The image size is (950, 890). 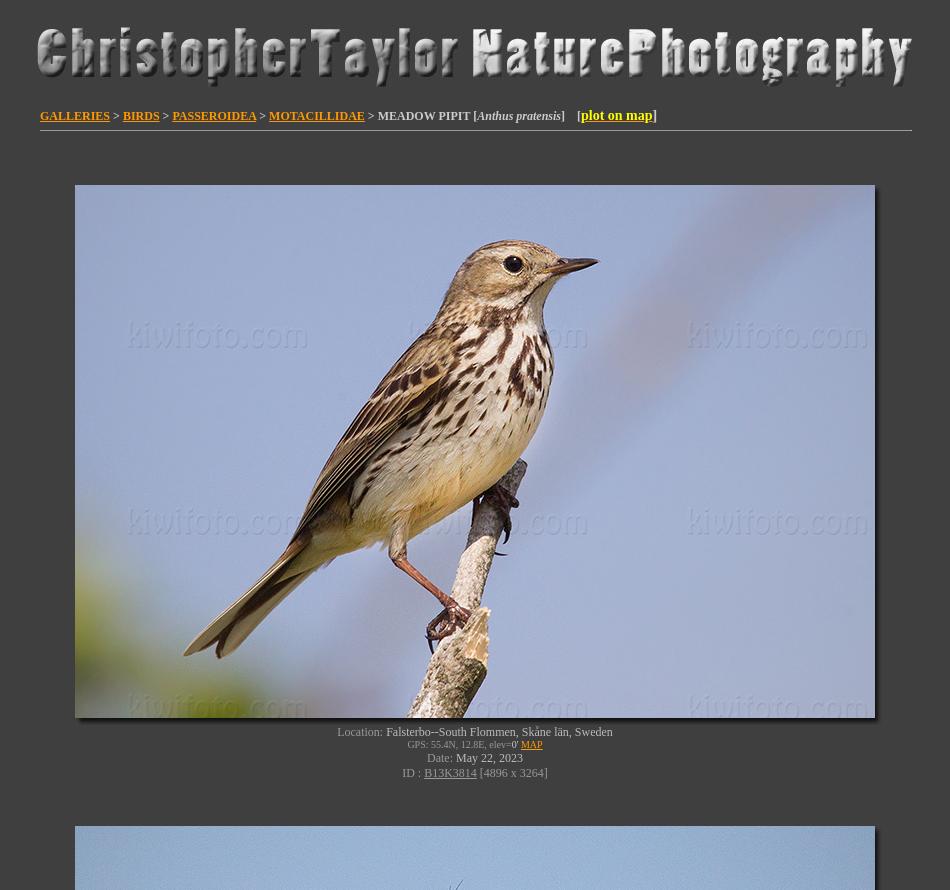 What do you see at coordinates (455, 758) in the screenshot?
I see `'May  22, 2023'` at bounding box center [455, 758].